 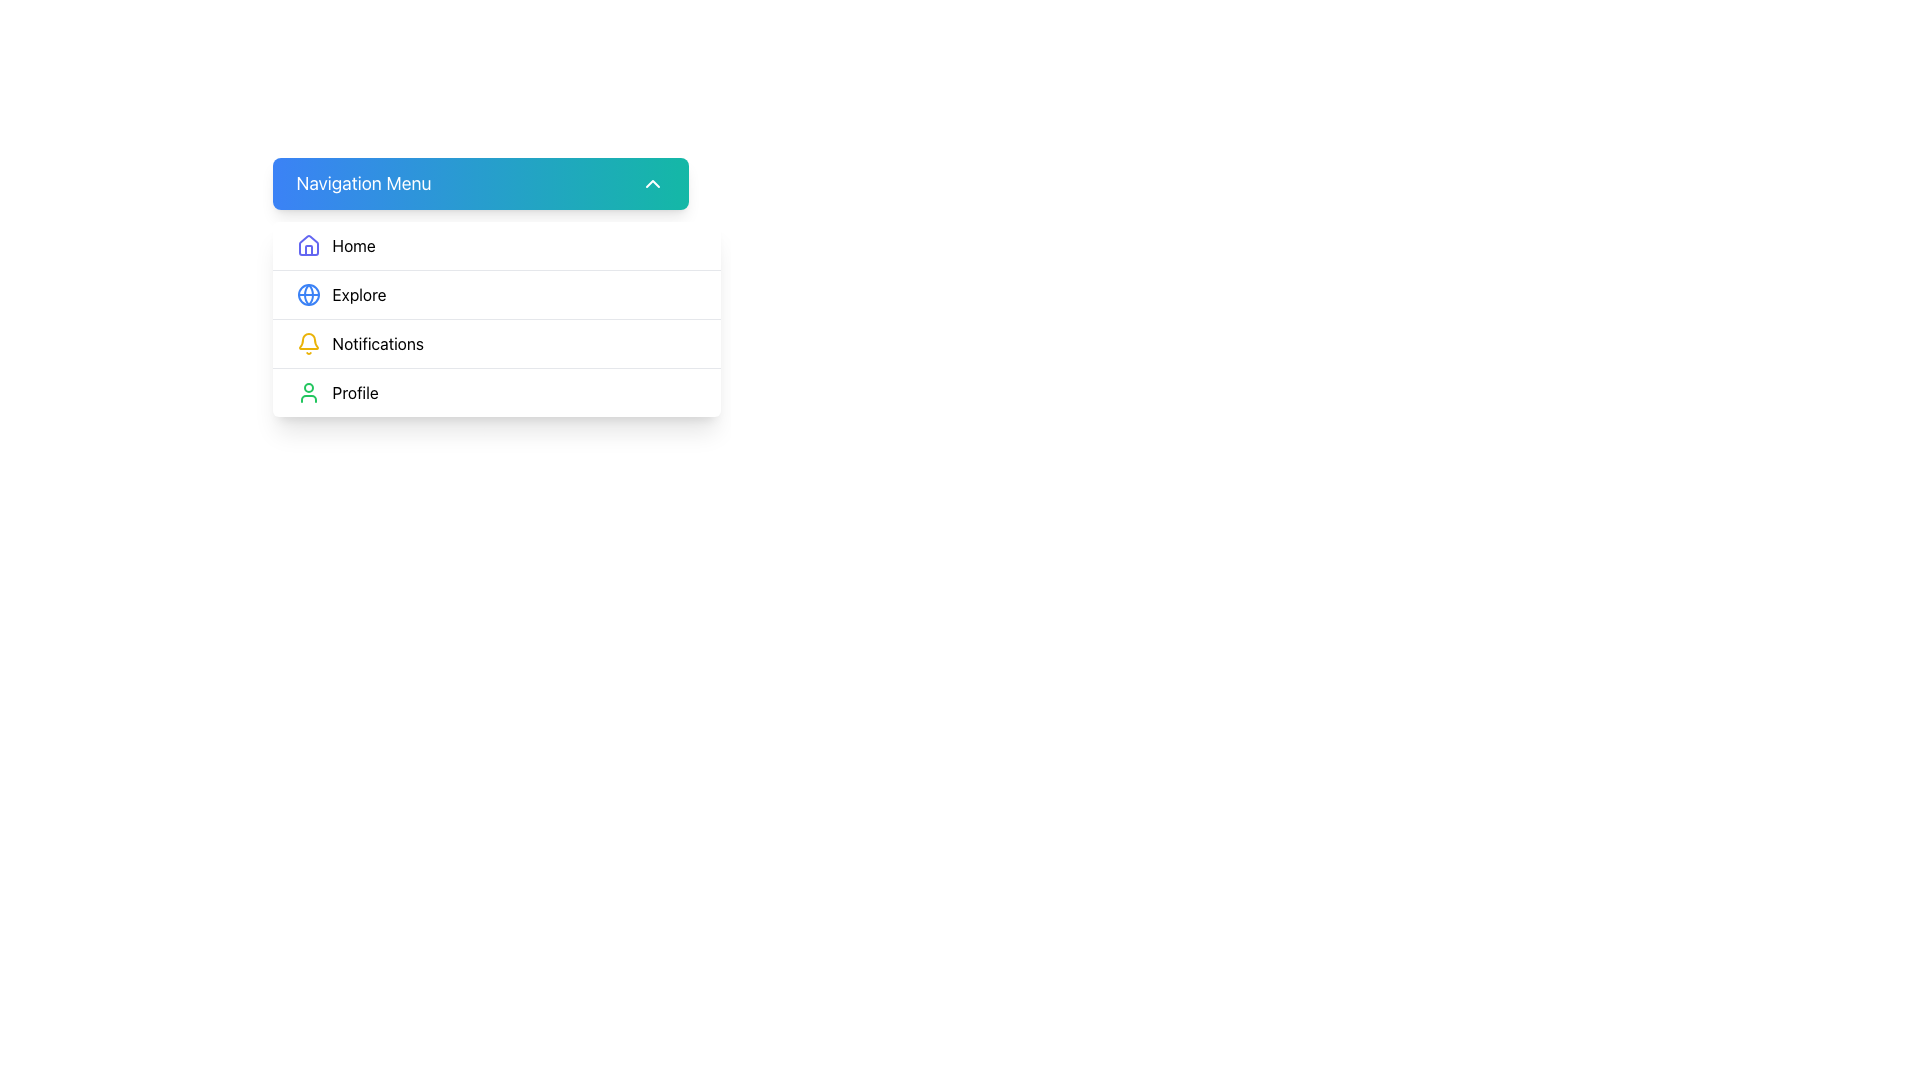 I want to click on the blue globe icon styled with a stroke, located to the left of the 'Explore' text in the vertical navigation menu, so click(x=307, y=294).